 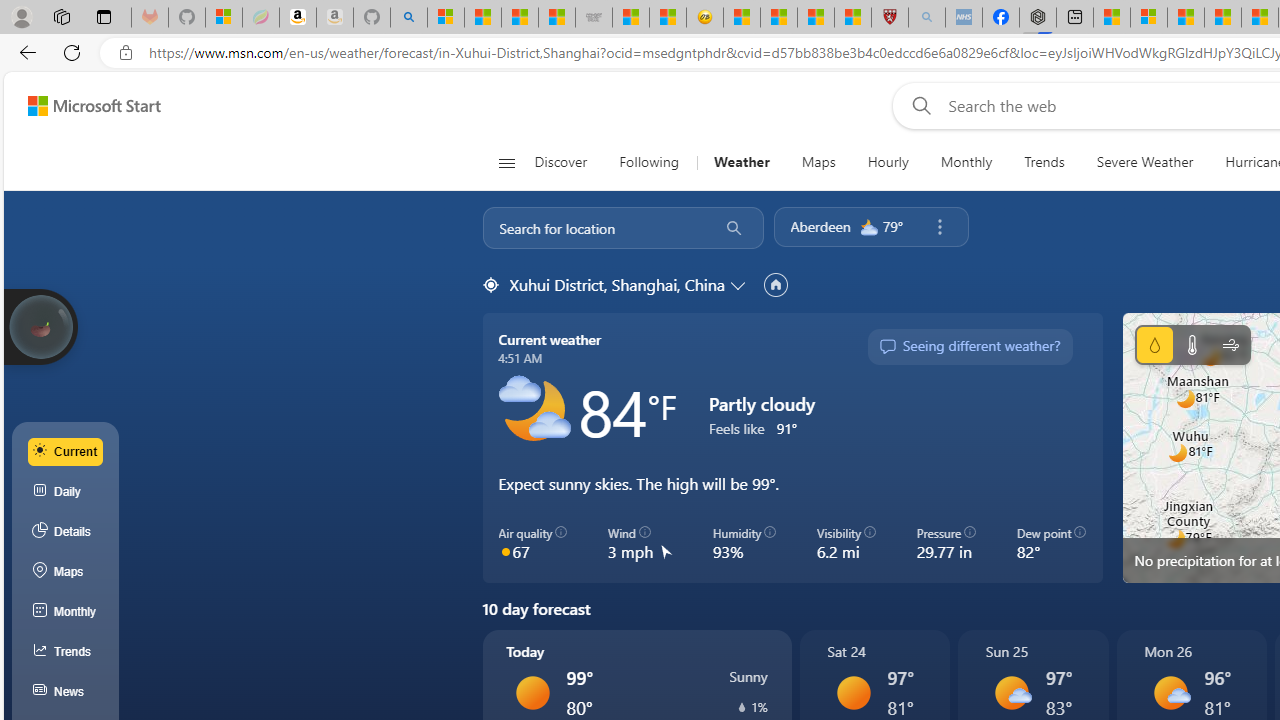 What do you see at coordinates (65, 492) in the screenshot?
I see `'Daily'` at bounding box center [65, 492].